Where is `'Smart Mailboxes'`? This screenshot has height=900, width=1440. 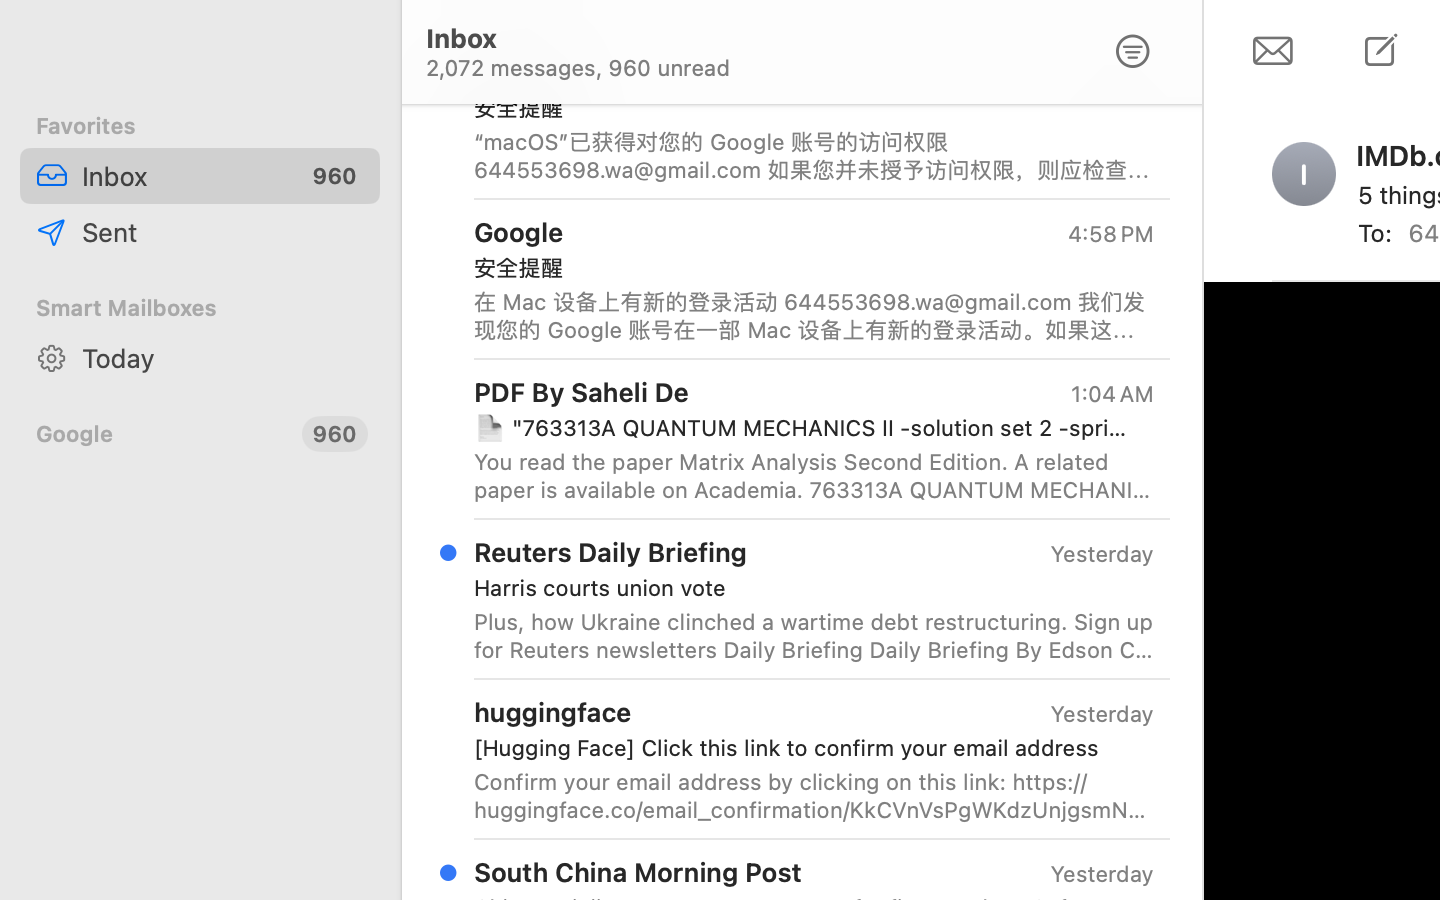 'Smart Mailboxes' is located at coordinates (200, 306).